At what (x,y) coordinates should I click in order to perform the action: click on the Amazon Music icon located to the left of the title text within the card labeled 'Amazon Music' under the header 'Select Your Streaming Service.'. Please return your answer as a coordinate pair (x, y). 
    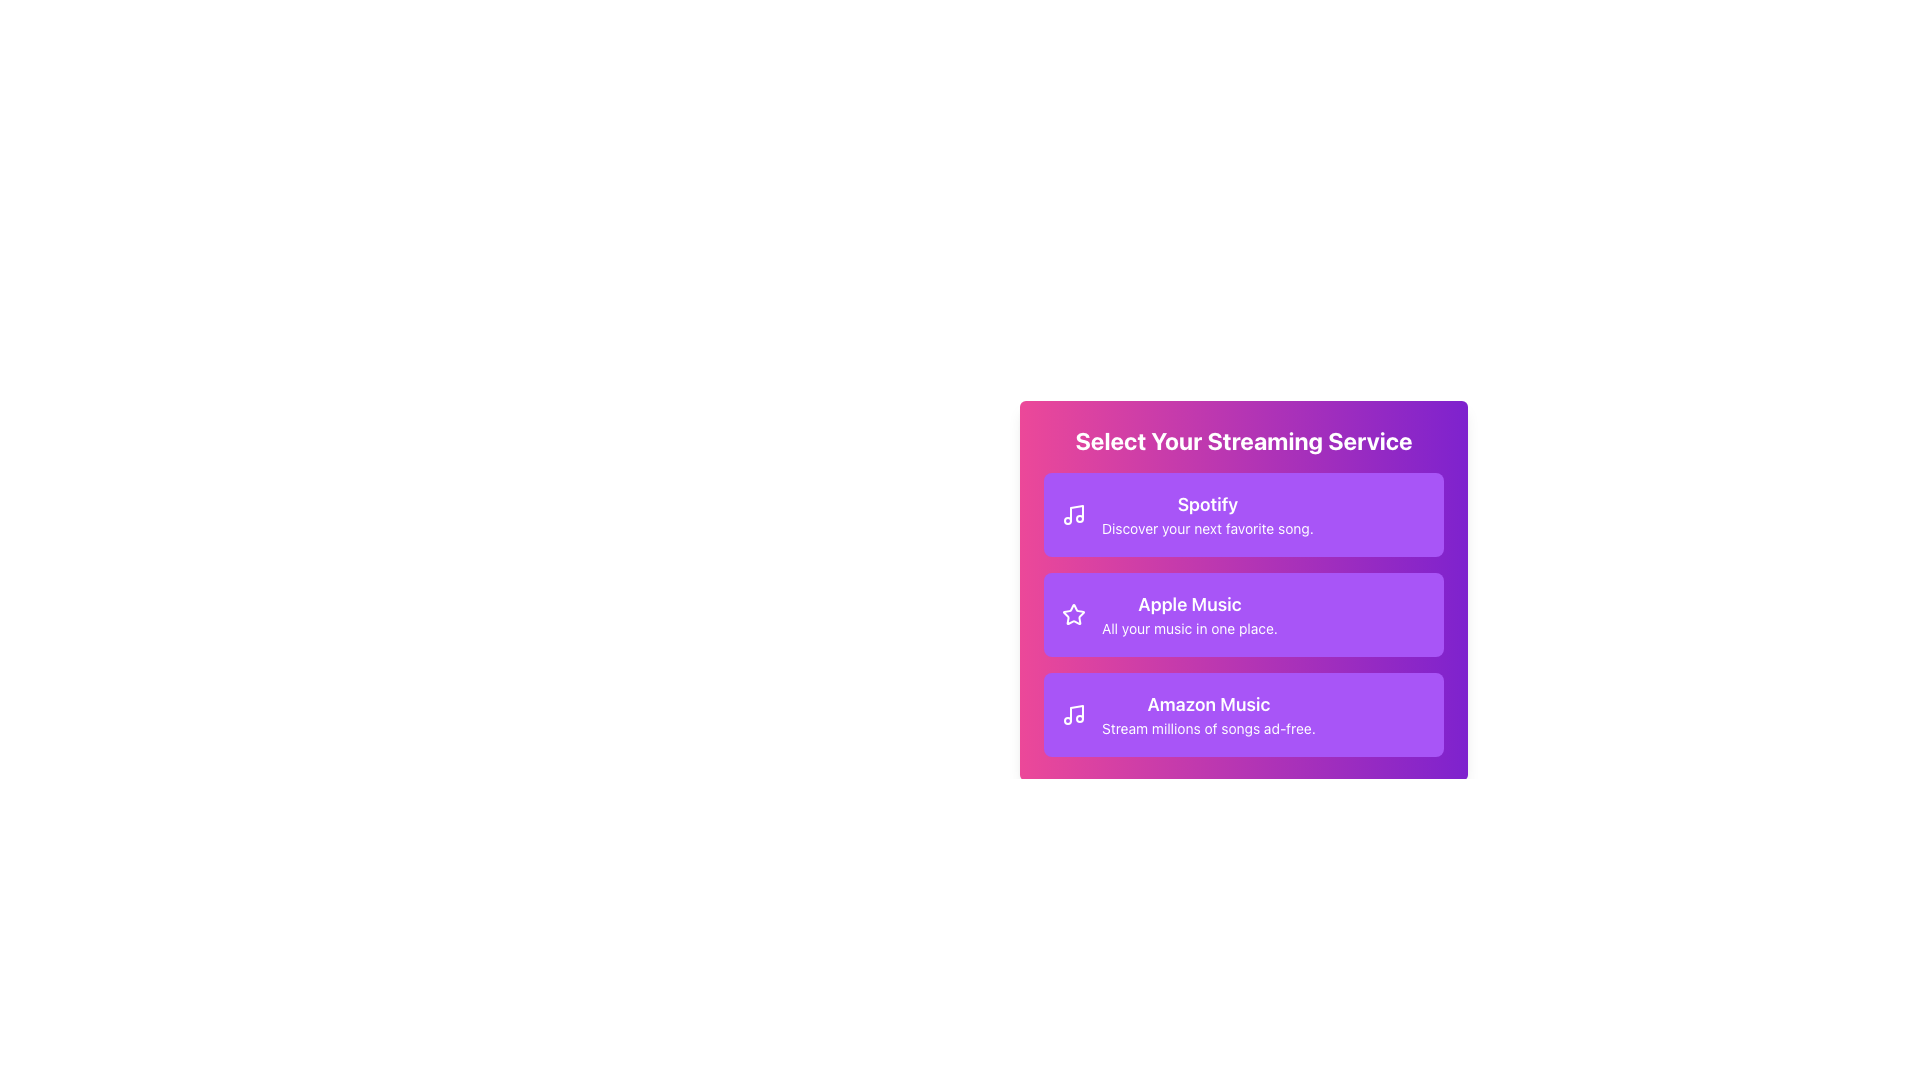
    Looking at the image, I should click on (1073, 713).